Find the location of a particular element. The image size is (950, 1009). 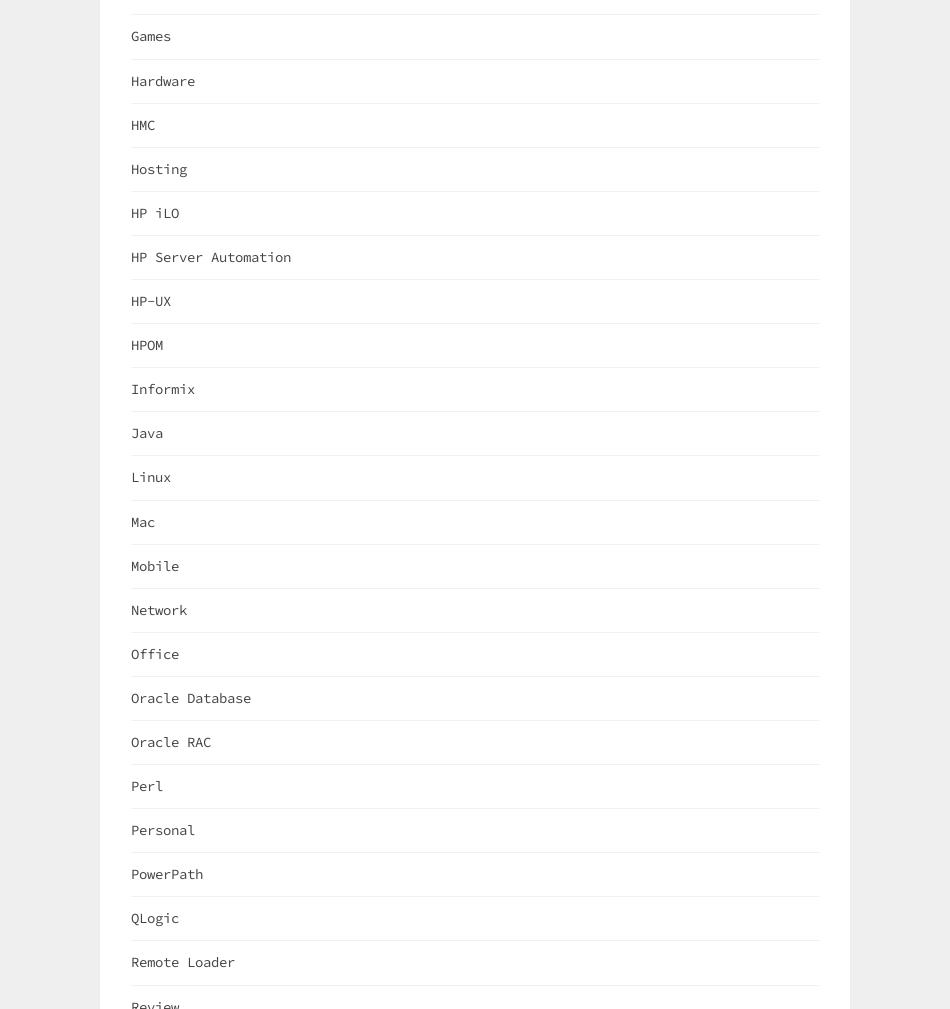

'Informix' is located at coordinates (131, 387).